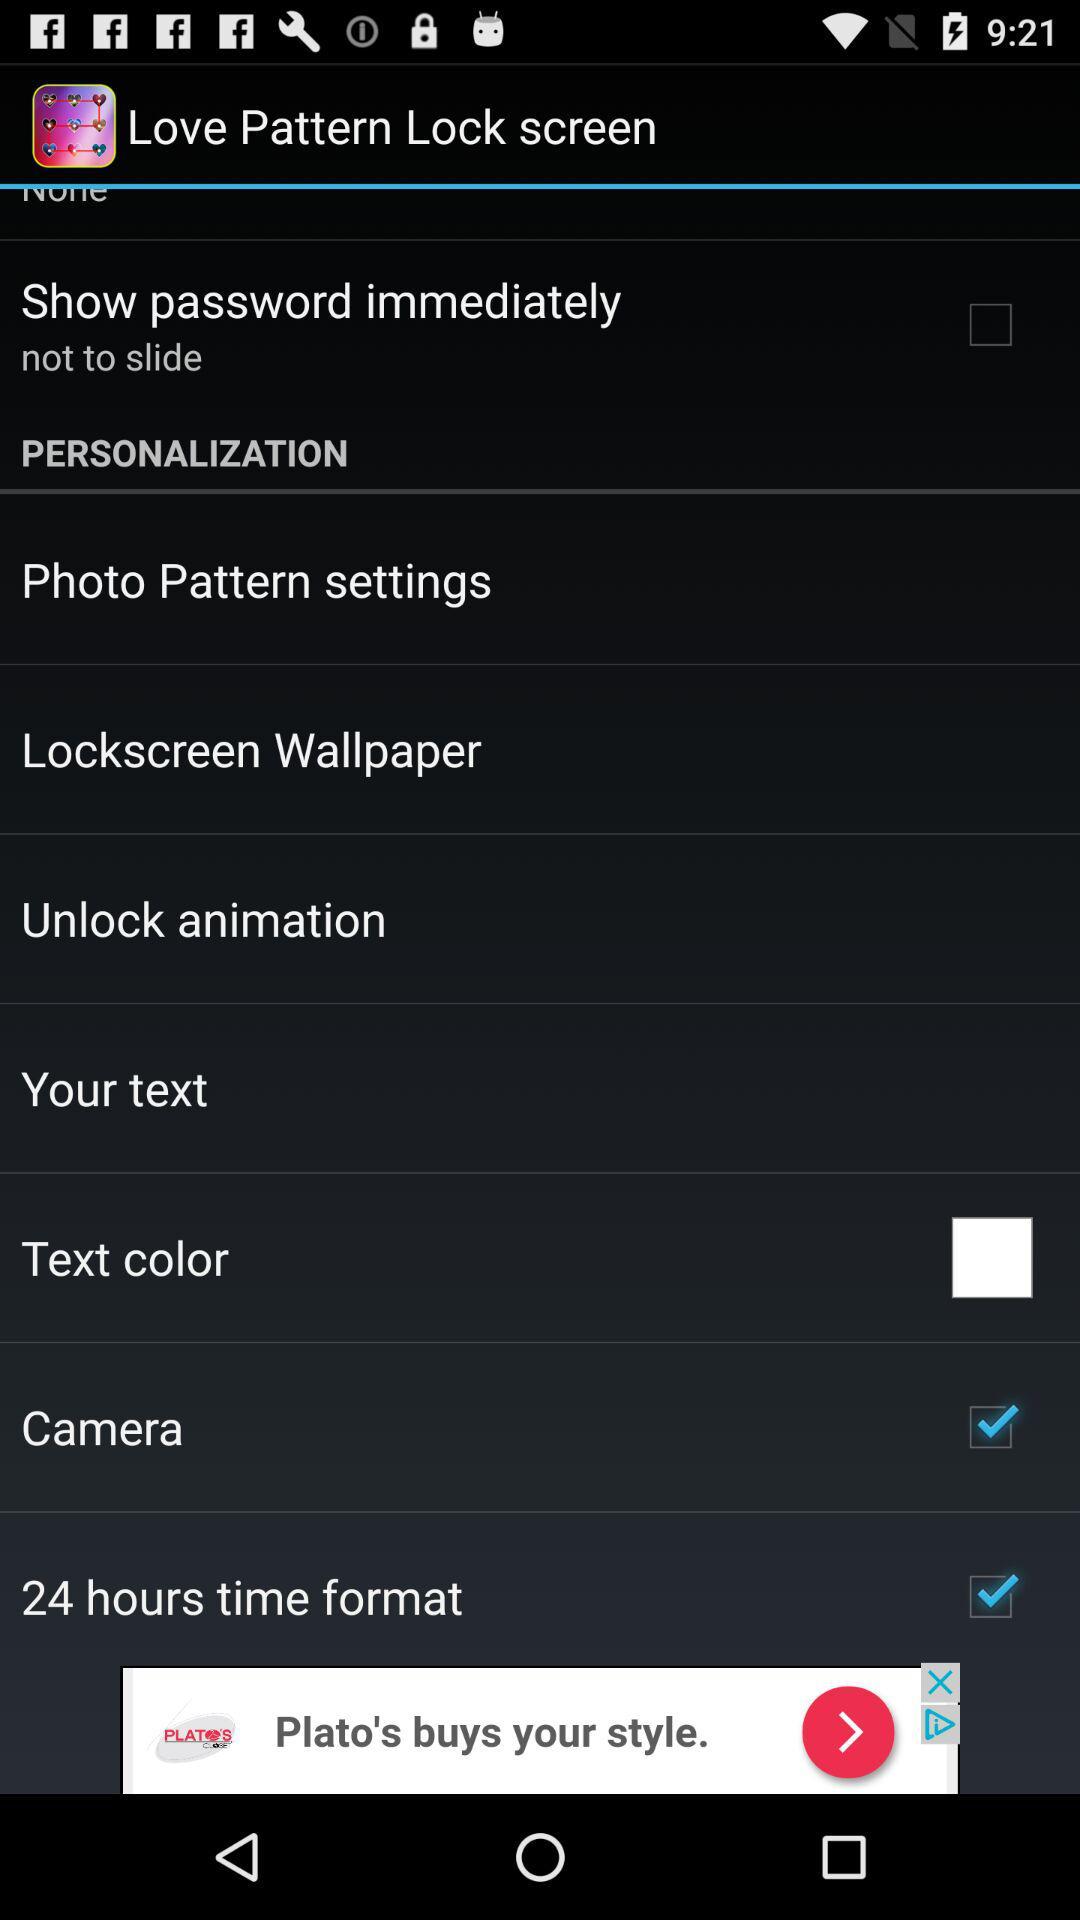 The width and height of the screenshot is (1080, 1920). I want to click on the top right checkbox, so click(991, 325).